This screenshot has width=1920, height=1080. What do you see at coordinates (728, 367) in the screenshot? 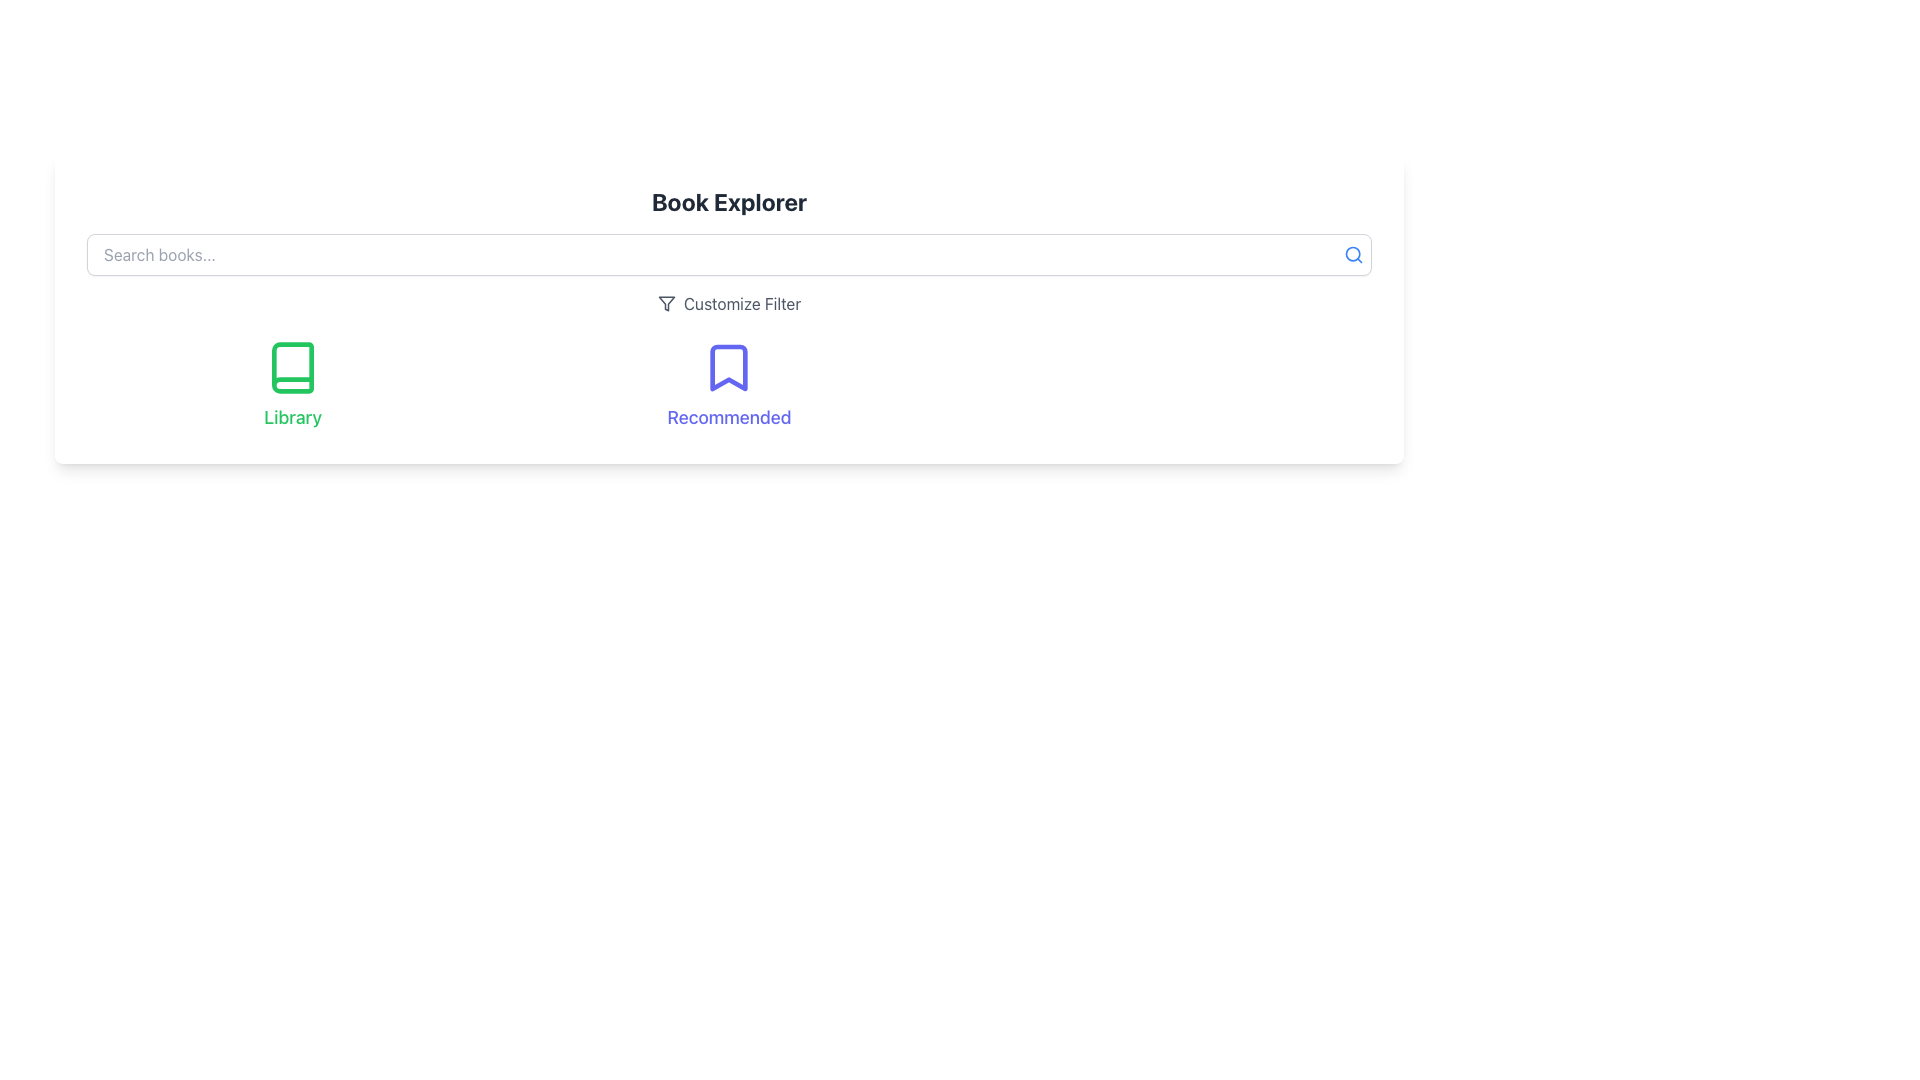
I see `the 'Recommended' icon, which signifies the 'Recommended' section, centrally positioned above the 'Recommended' label text` at bounding box center [728, 367].